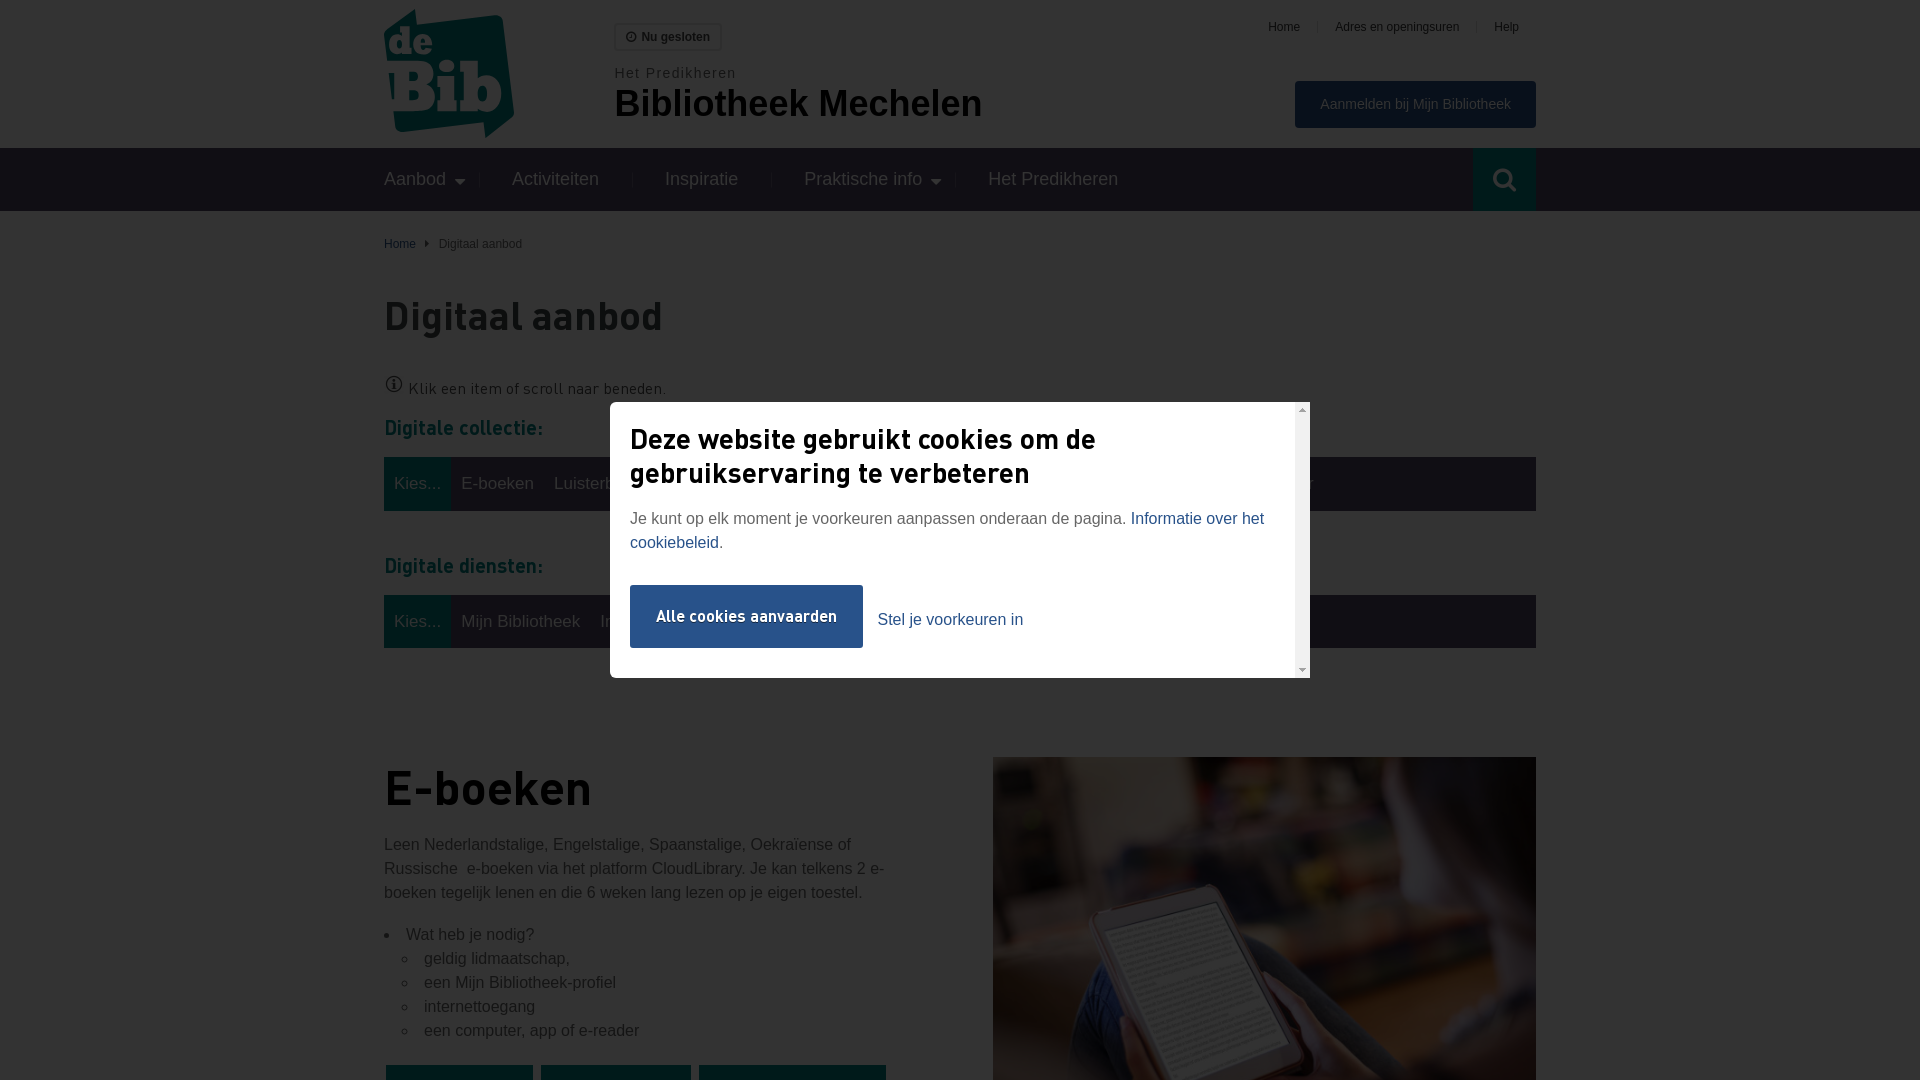 Image resolution: width=1920 pixels, height=1080 pixels. I want to click on 'Home', so click(1283, 27).